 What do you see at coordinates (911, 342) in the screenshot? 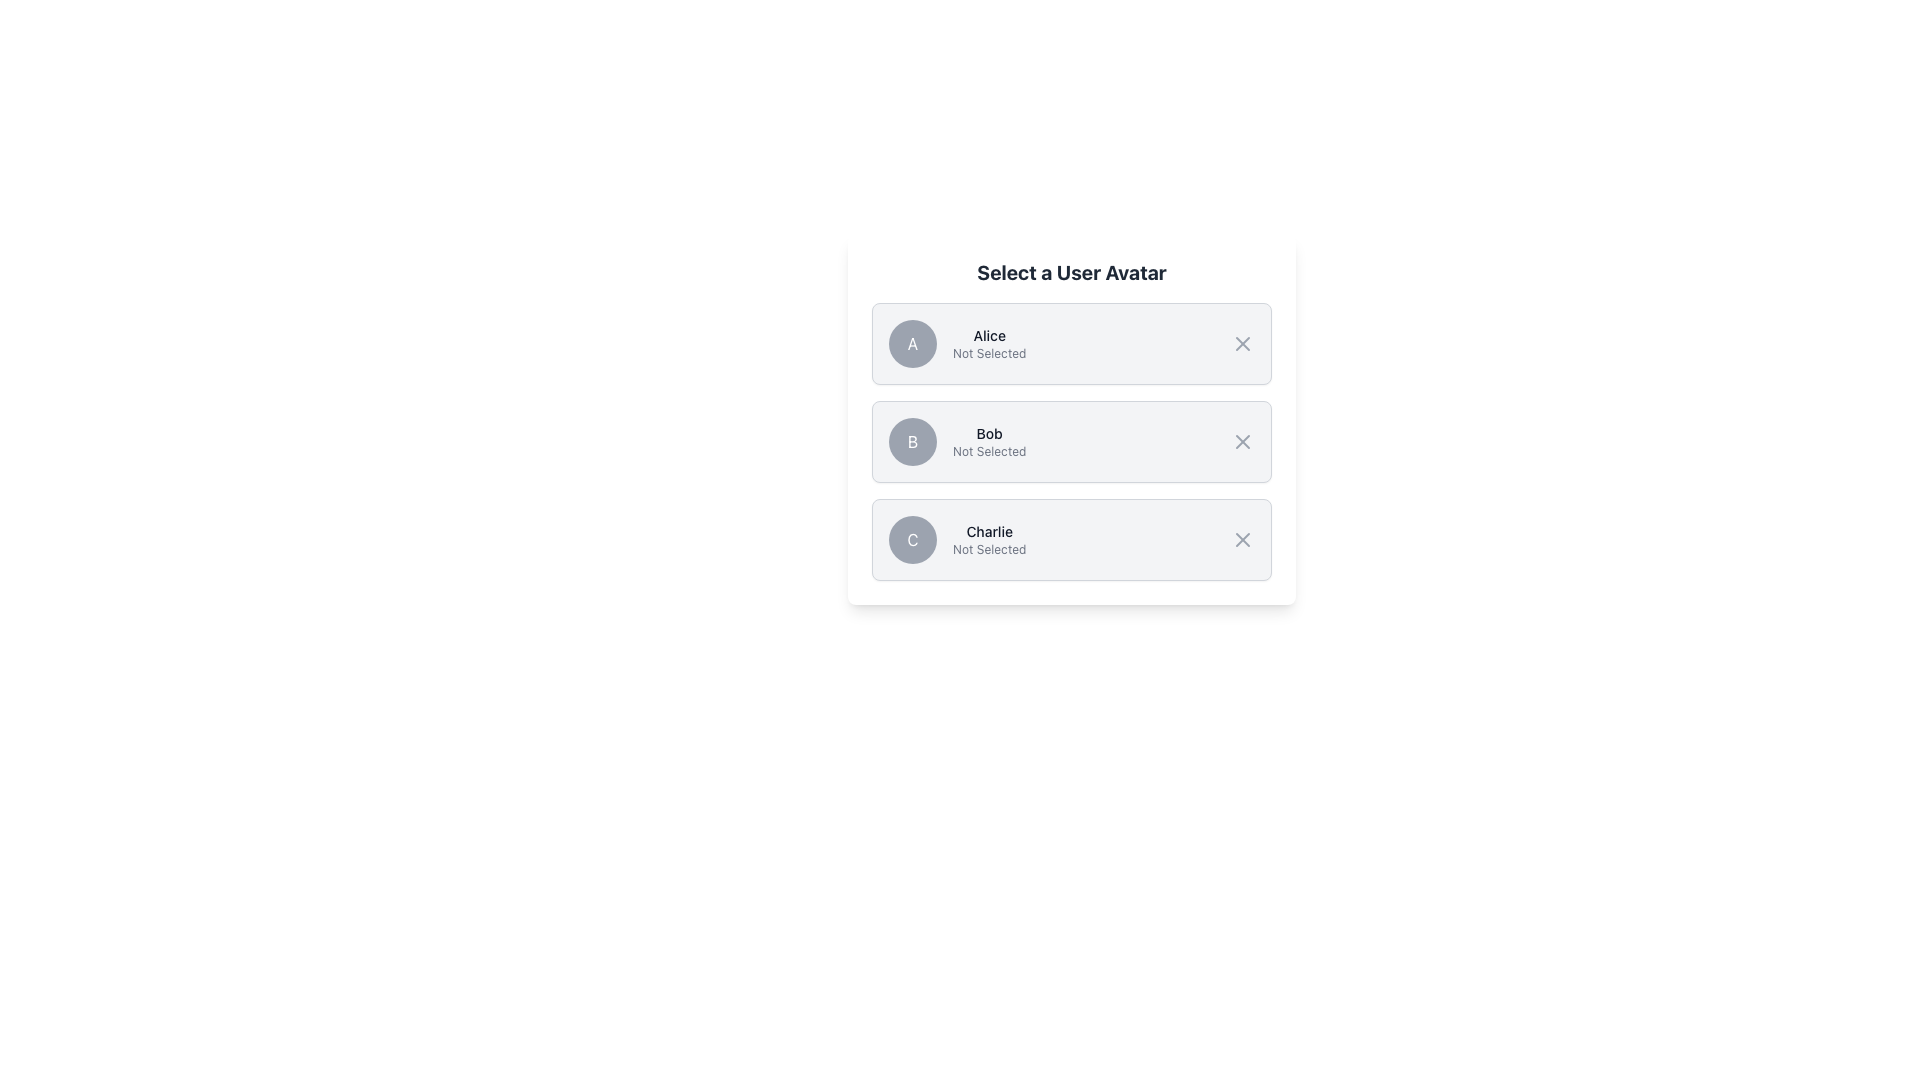
I see `the Avatar Icon representing the user 'Alice'` at bounding box center [911, 342].